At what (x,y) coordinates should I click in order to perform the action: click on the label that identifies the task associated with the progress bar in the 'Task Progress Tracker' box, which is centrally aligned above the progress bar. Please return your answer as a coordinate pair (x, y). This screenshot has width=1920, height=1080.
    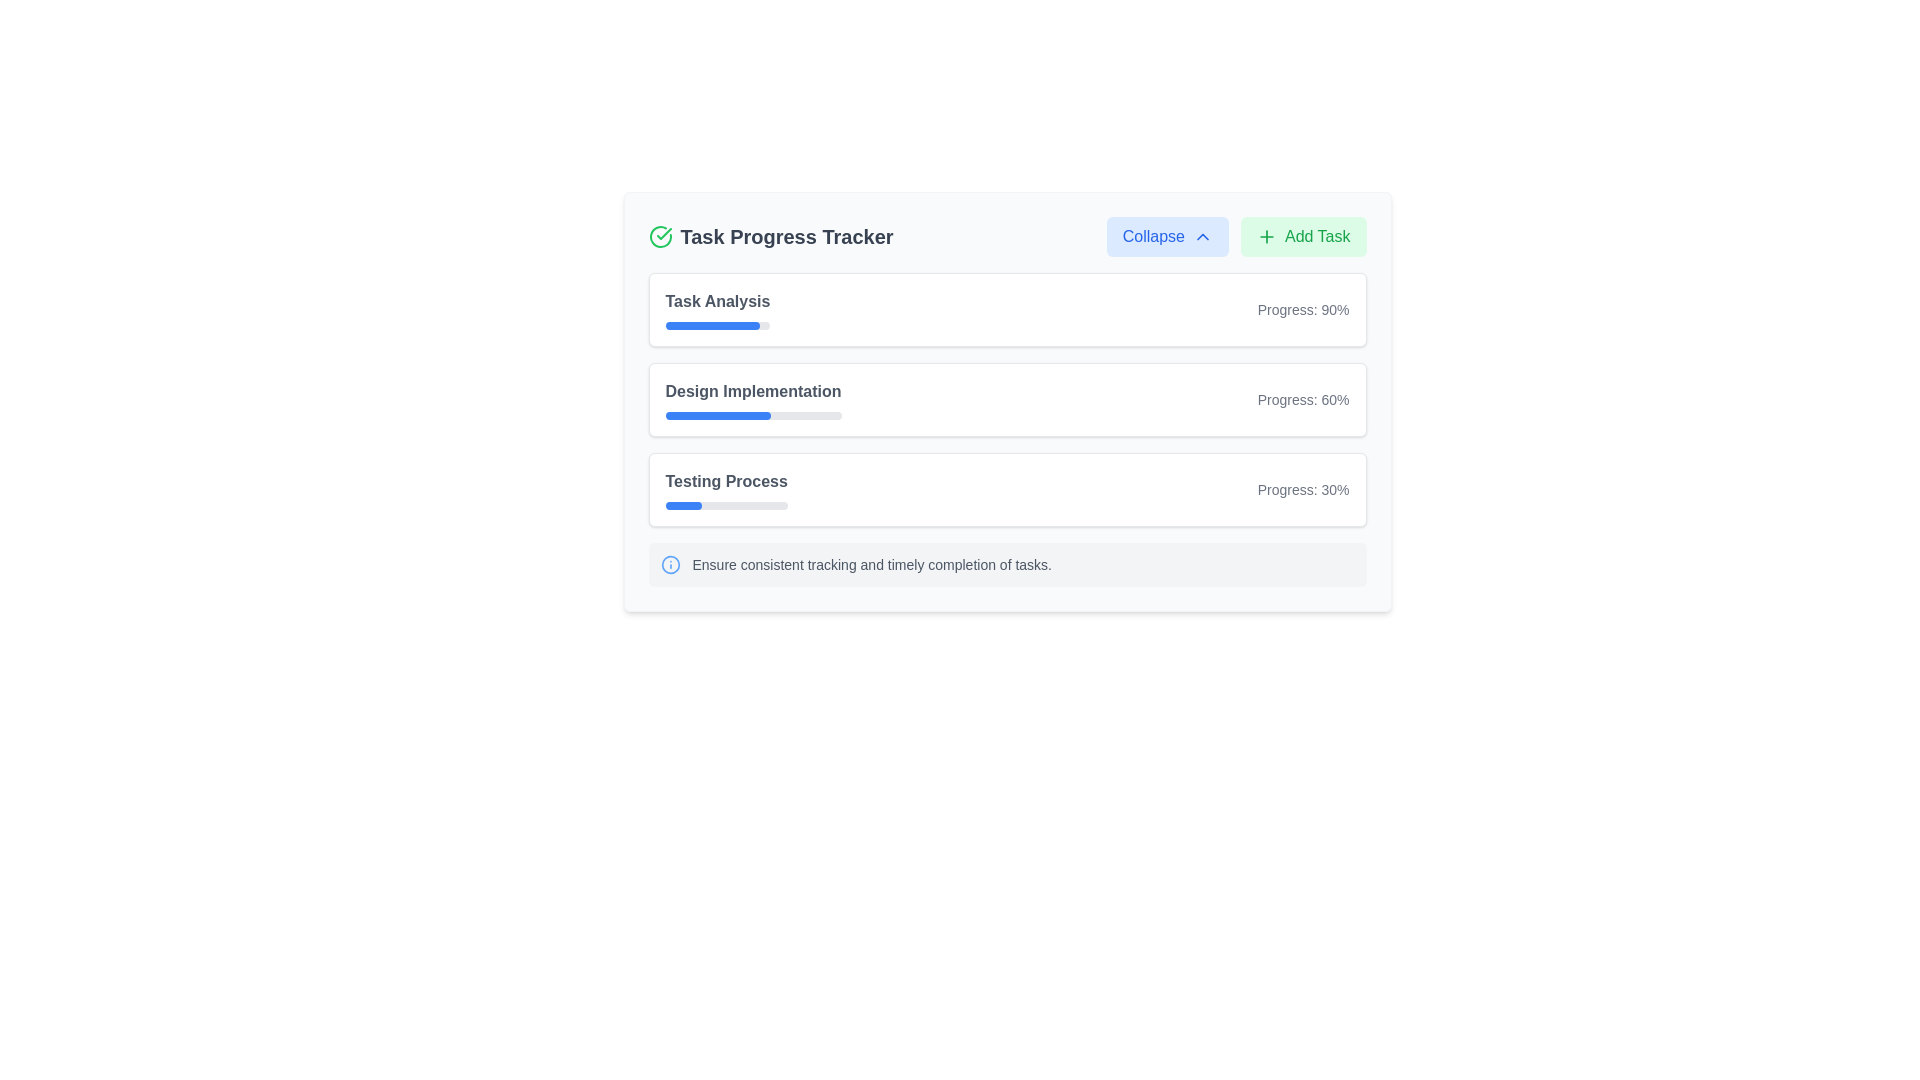
    Looking at the image, I should click on (752, 400).